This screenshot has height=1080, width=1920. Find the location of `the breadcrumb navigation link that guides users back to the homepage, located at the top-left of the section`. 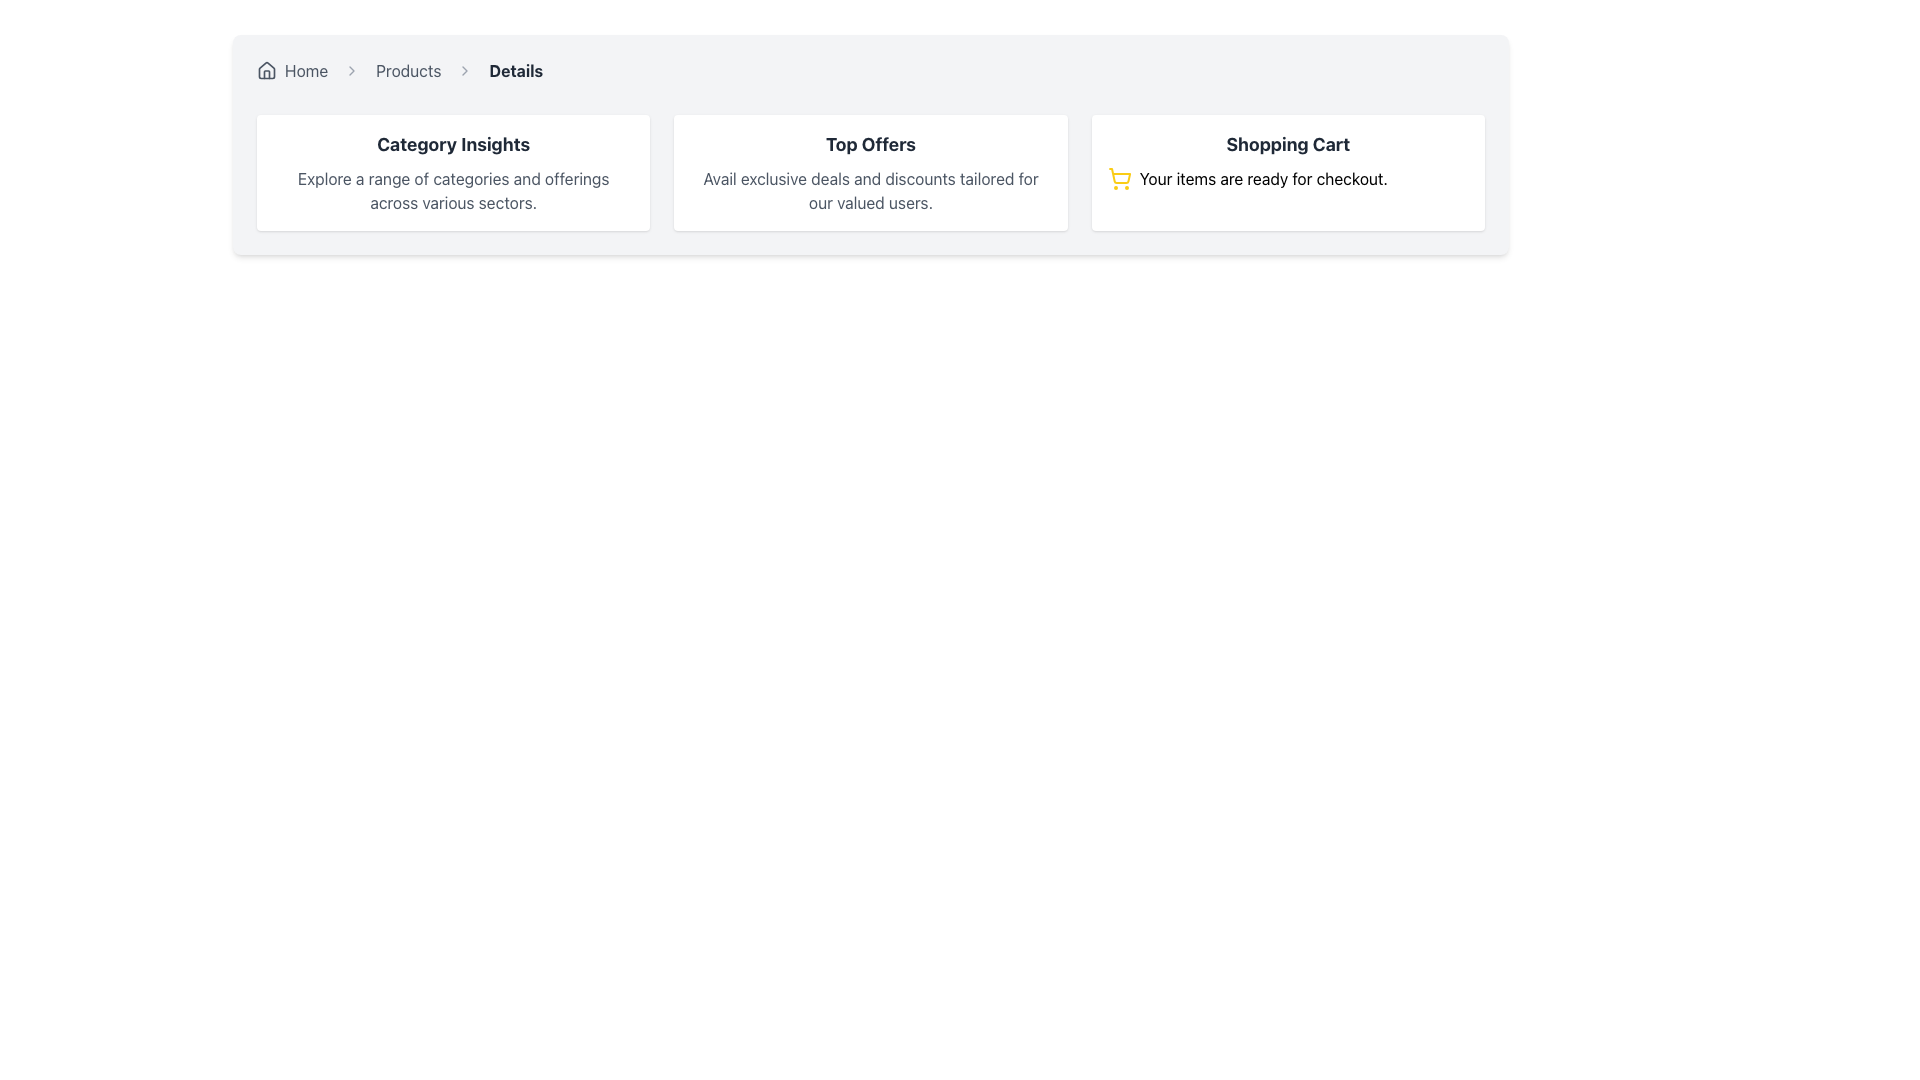

the breadcrumb navigation link that guides users back to the homepage, located at the top-left of the section is located at coordinates (291, 69).